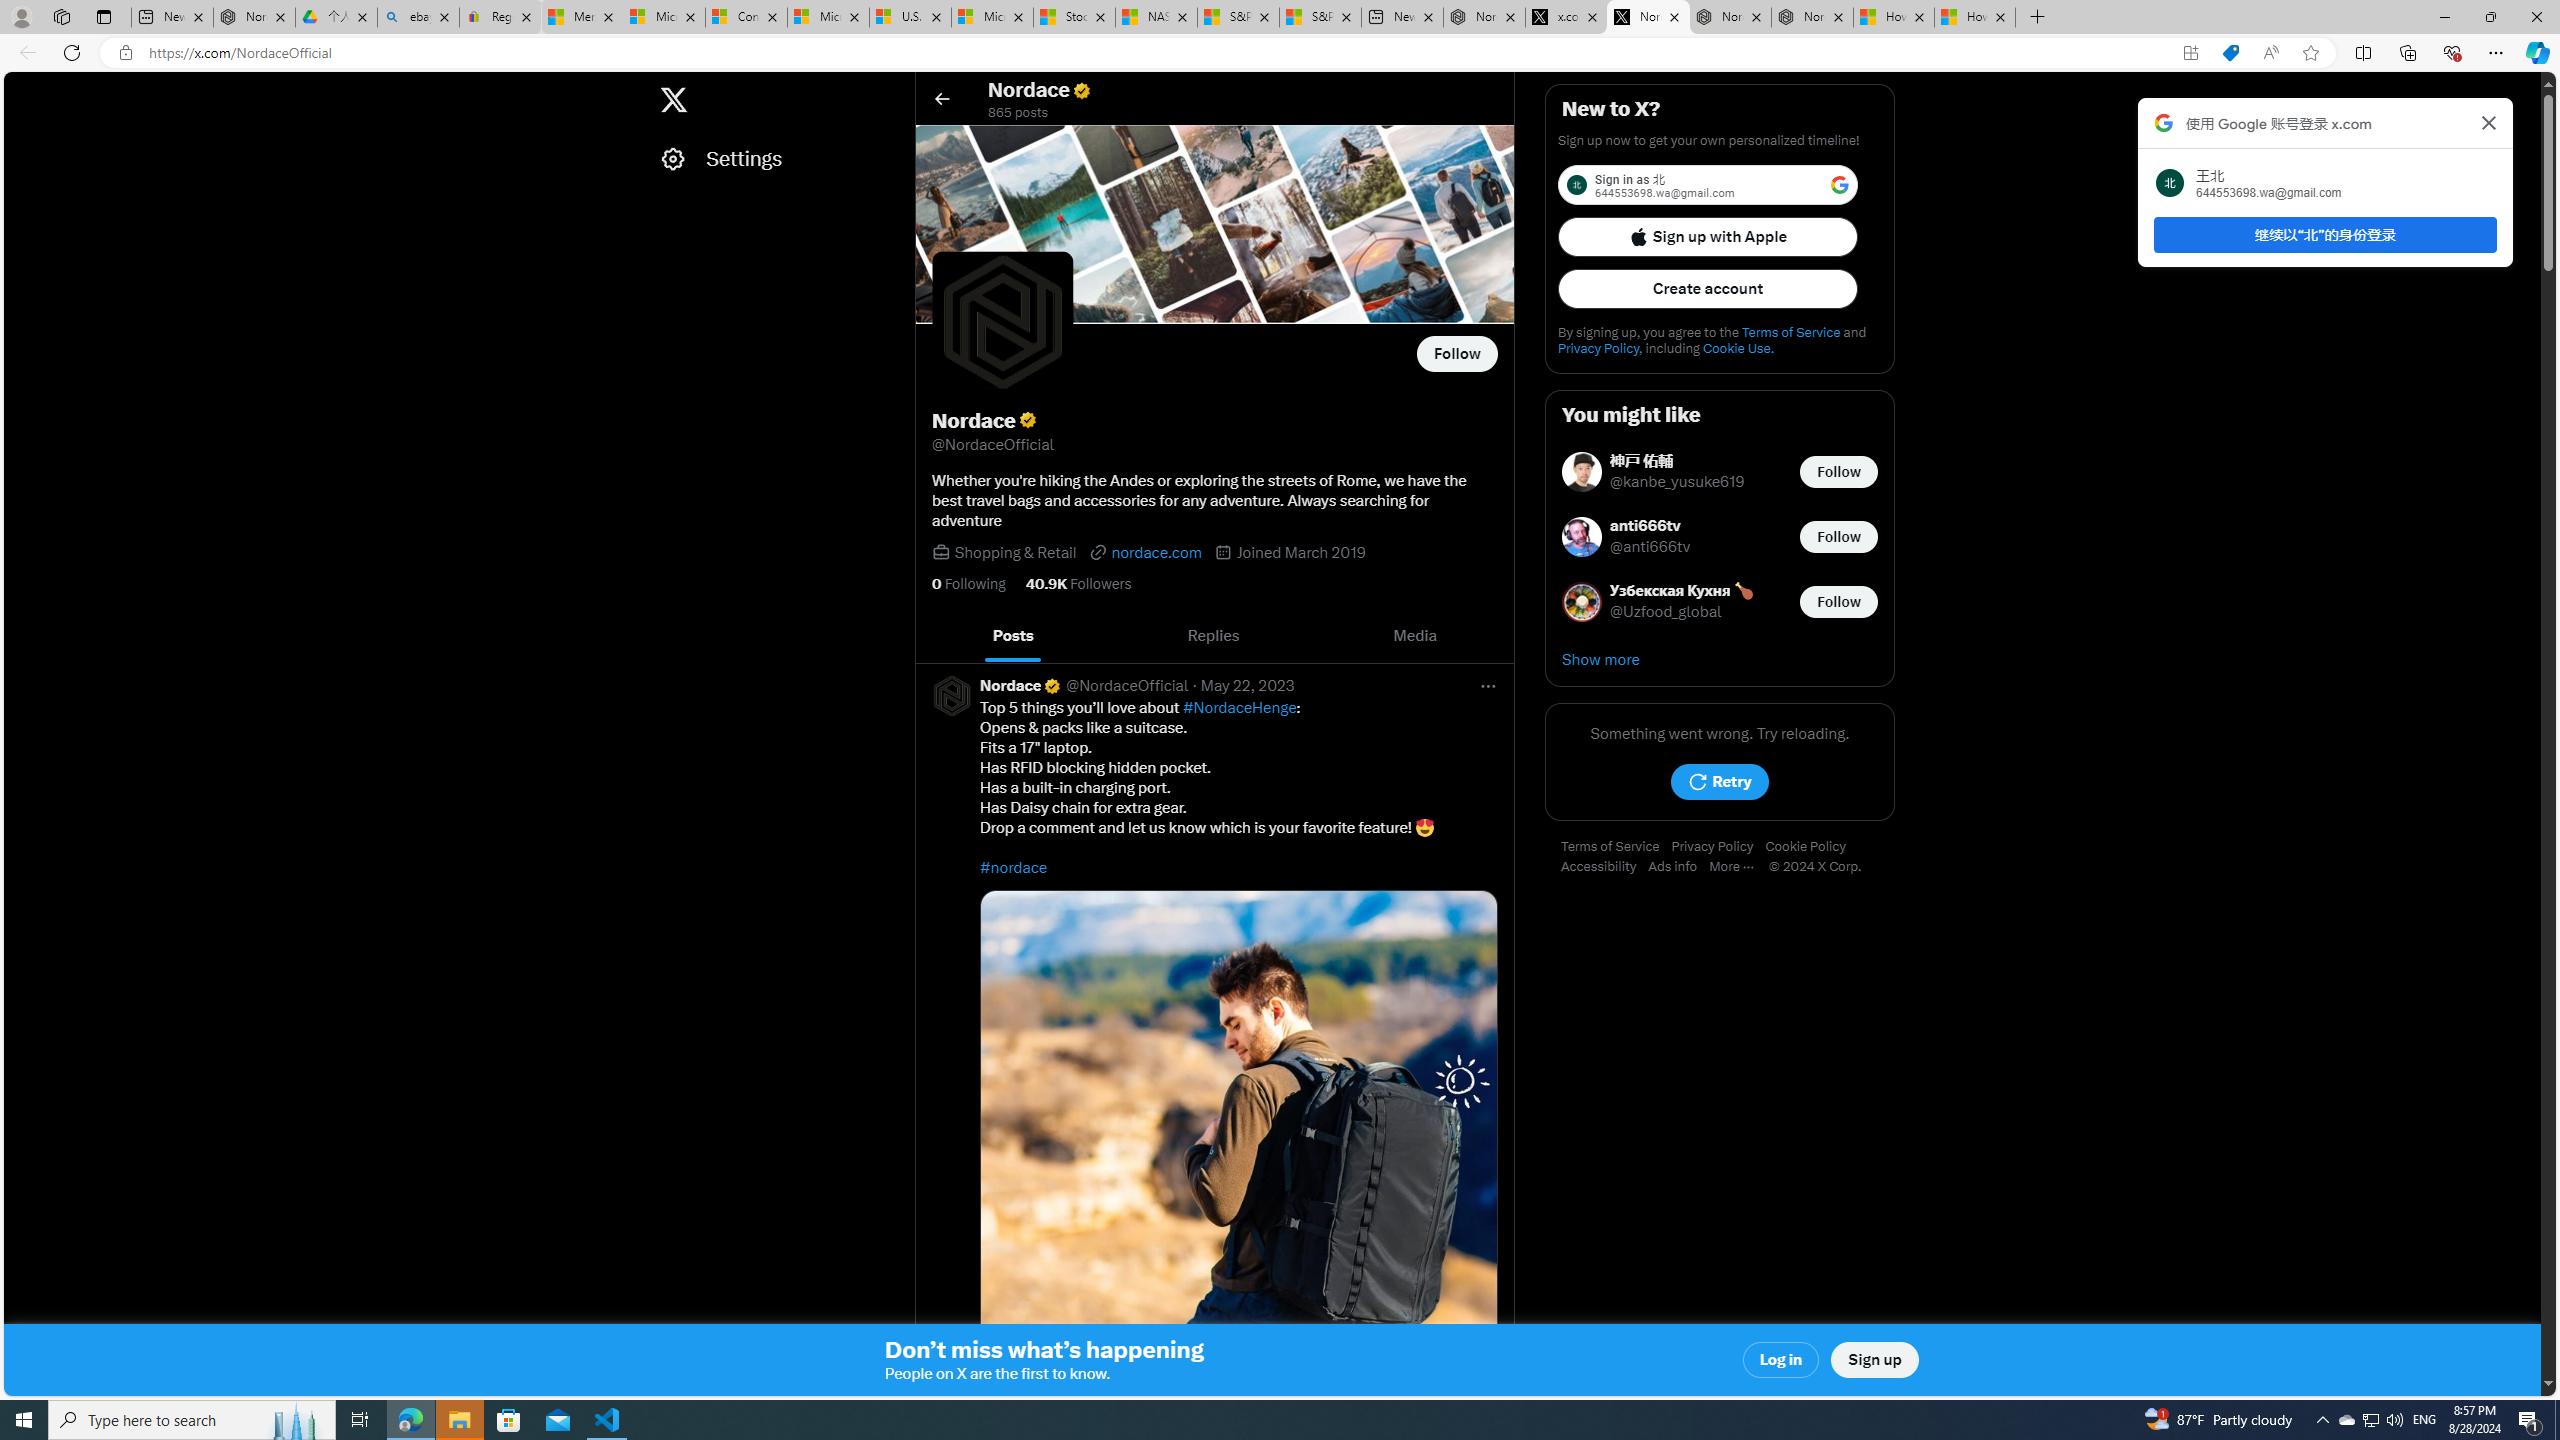  What do you see at coordinates (1456, 353) in the screenshot?
I see `'Follow @NordaceOfficial'` at bounding box center [1456, 353].